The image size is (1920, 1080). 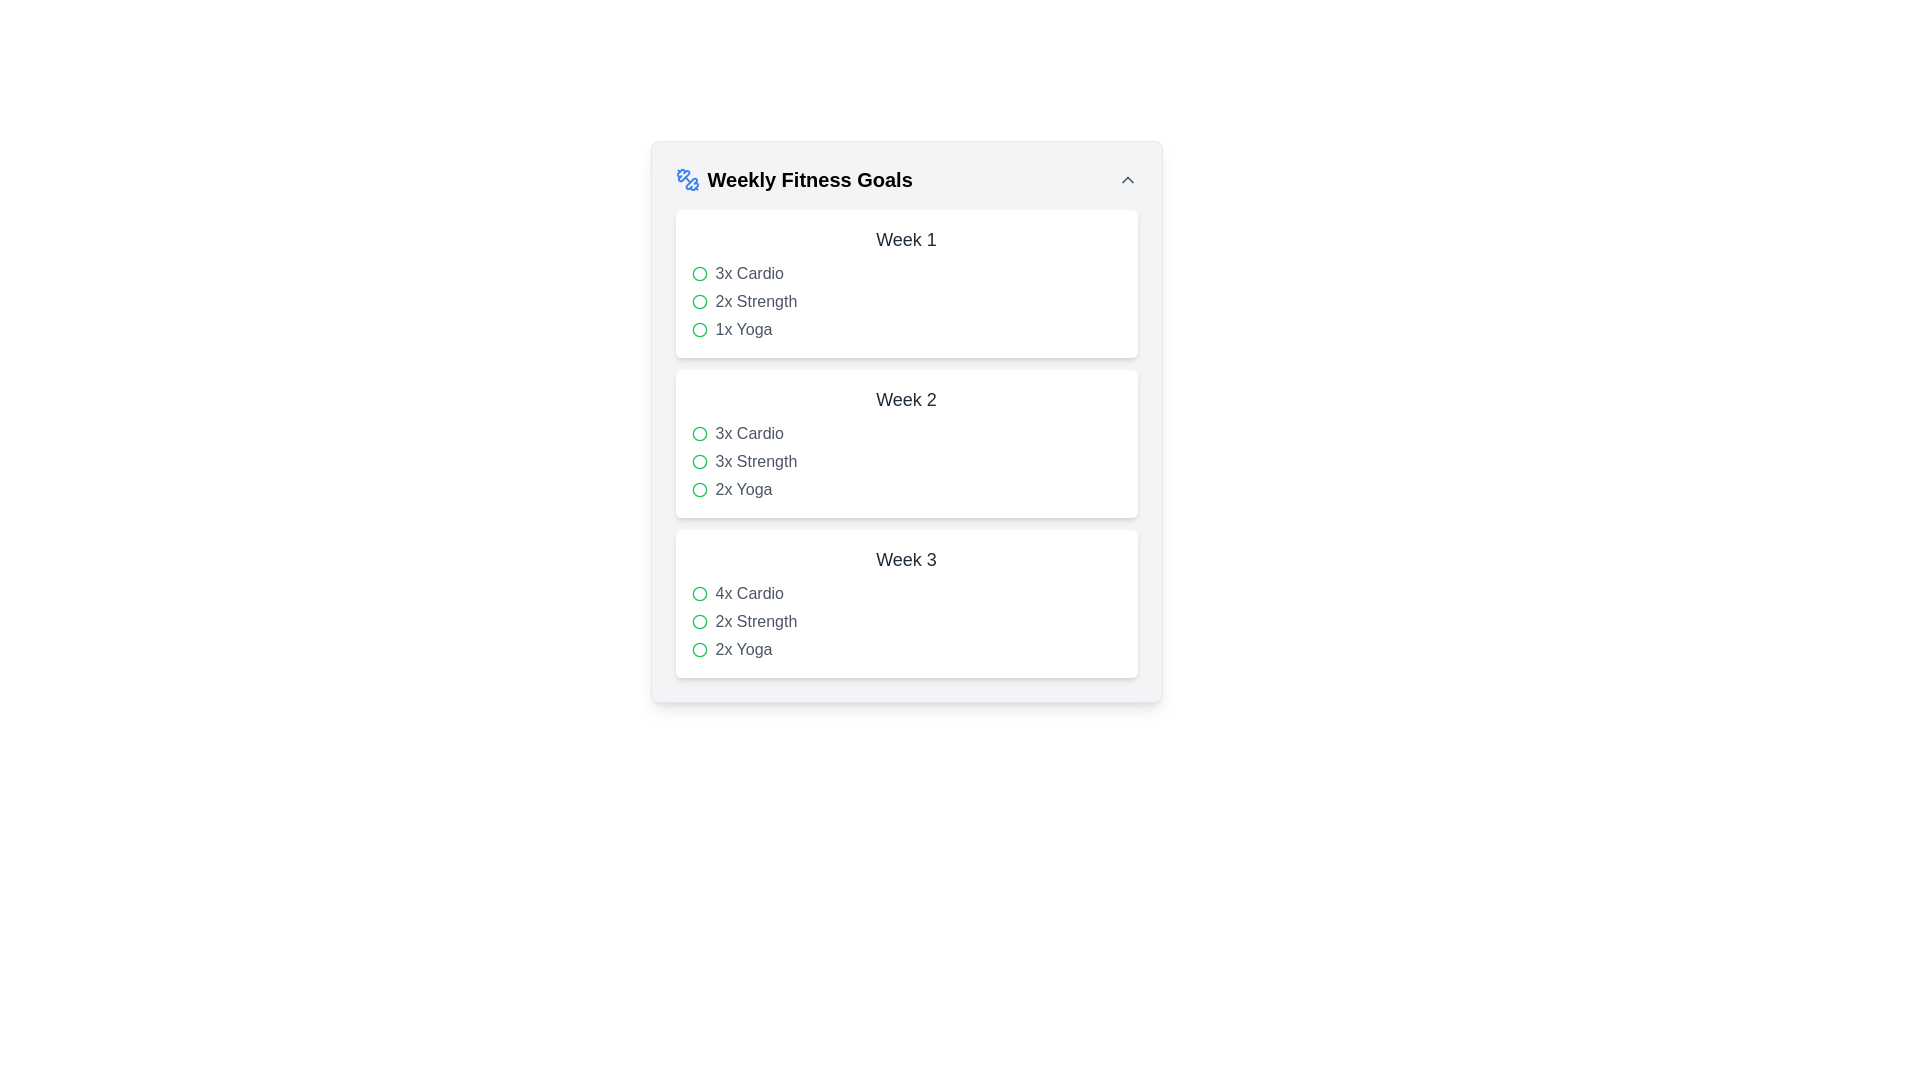 I want to click on the activity state icon in the 'Week 3' group, associated with the '2x Yoga' task, so click(x=699, y=650).